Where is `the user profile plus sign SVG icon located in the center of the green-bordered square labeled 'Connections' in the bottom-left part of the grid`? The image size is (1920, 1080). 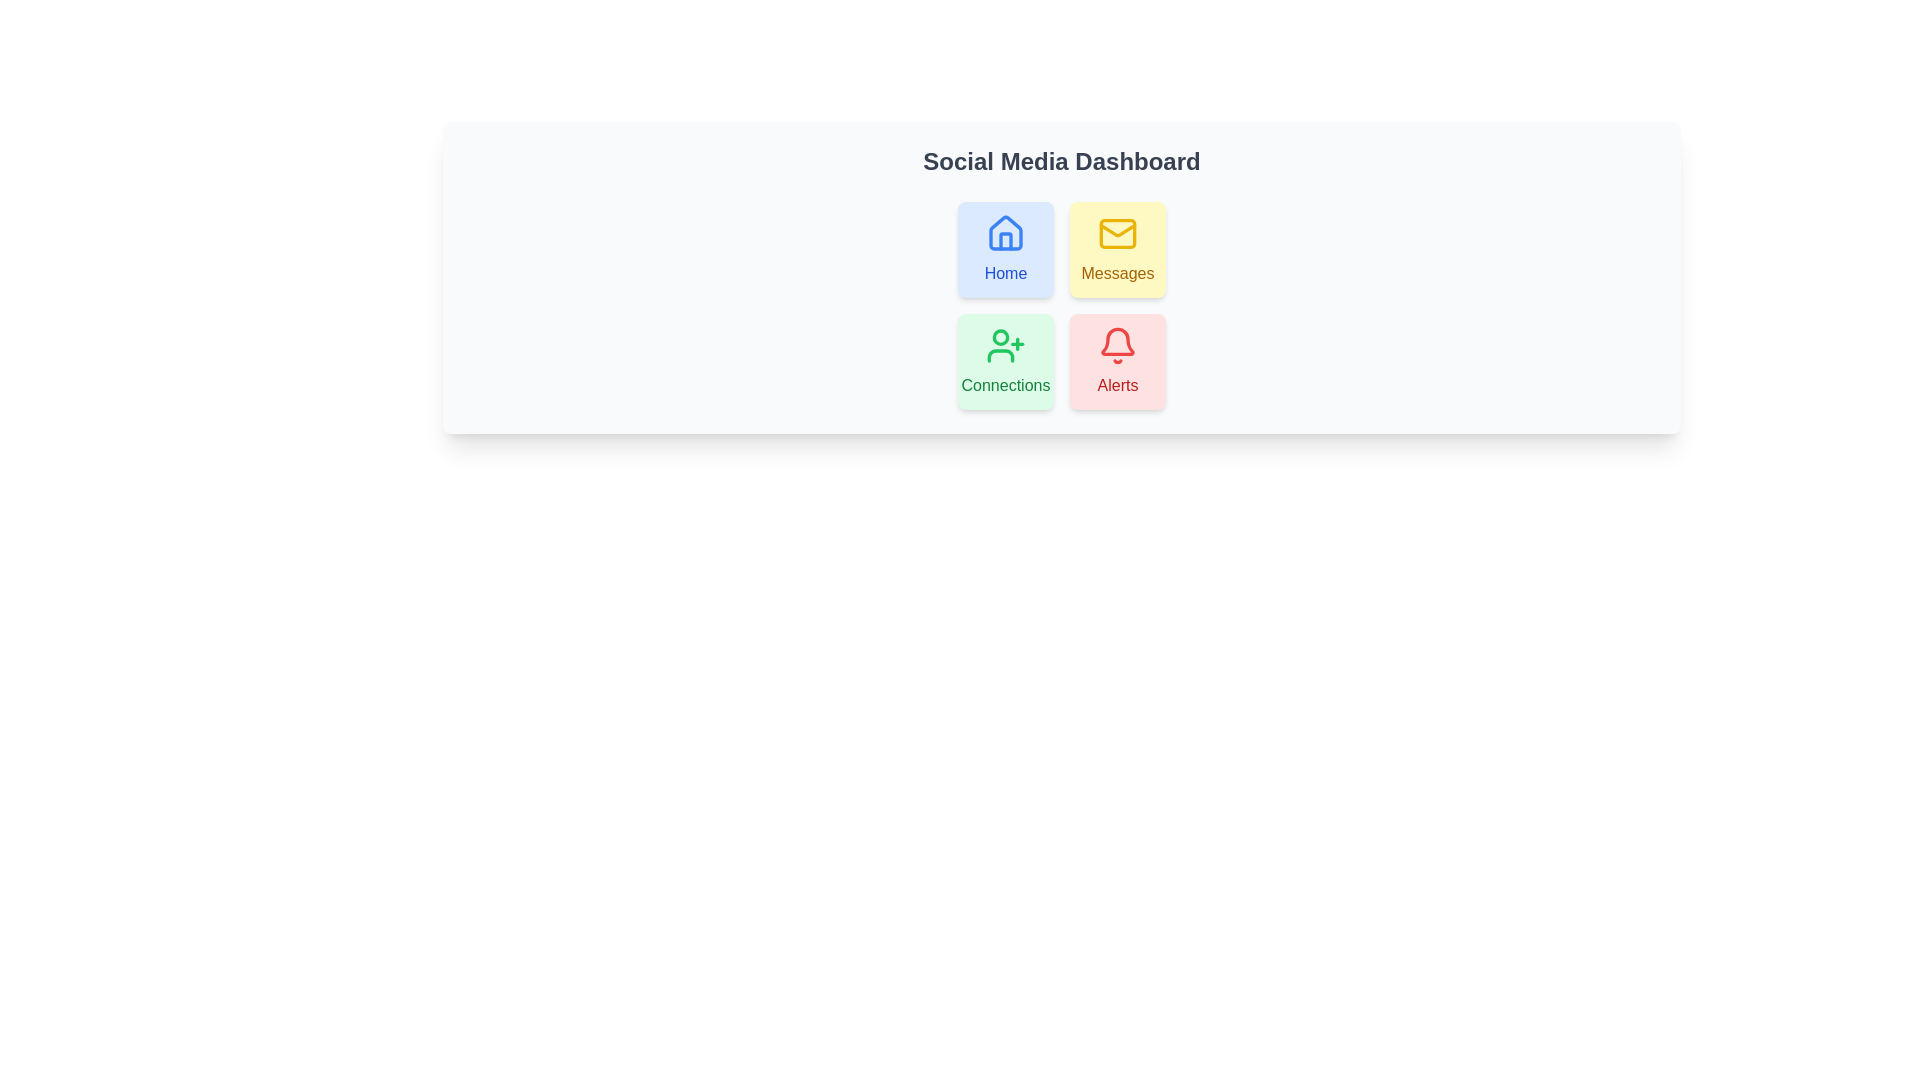
the user profile plus sign SVG icon located in the center of the green-bordered square labeled 'Connections' in the bottom-left part of the grid is located at coordinates (1006, 345).